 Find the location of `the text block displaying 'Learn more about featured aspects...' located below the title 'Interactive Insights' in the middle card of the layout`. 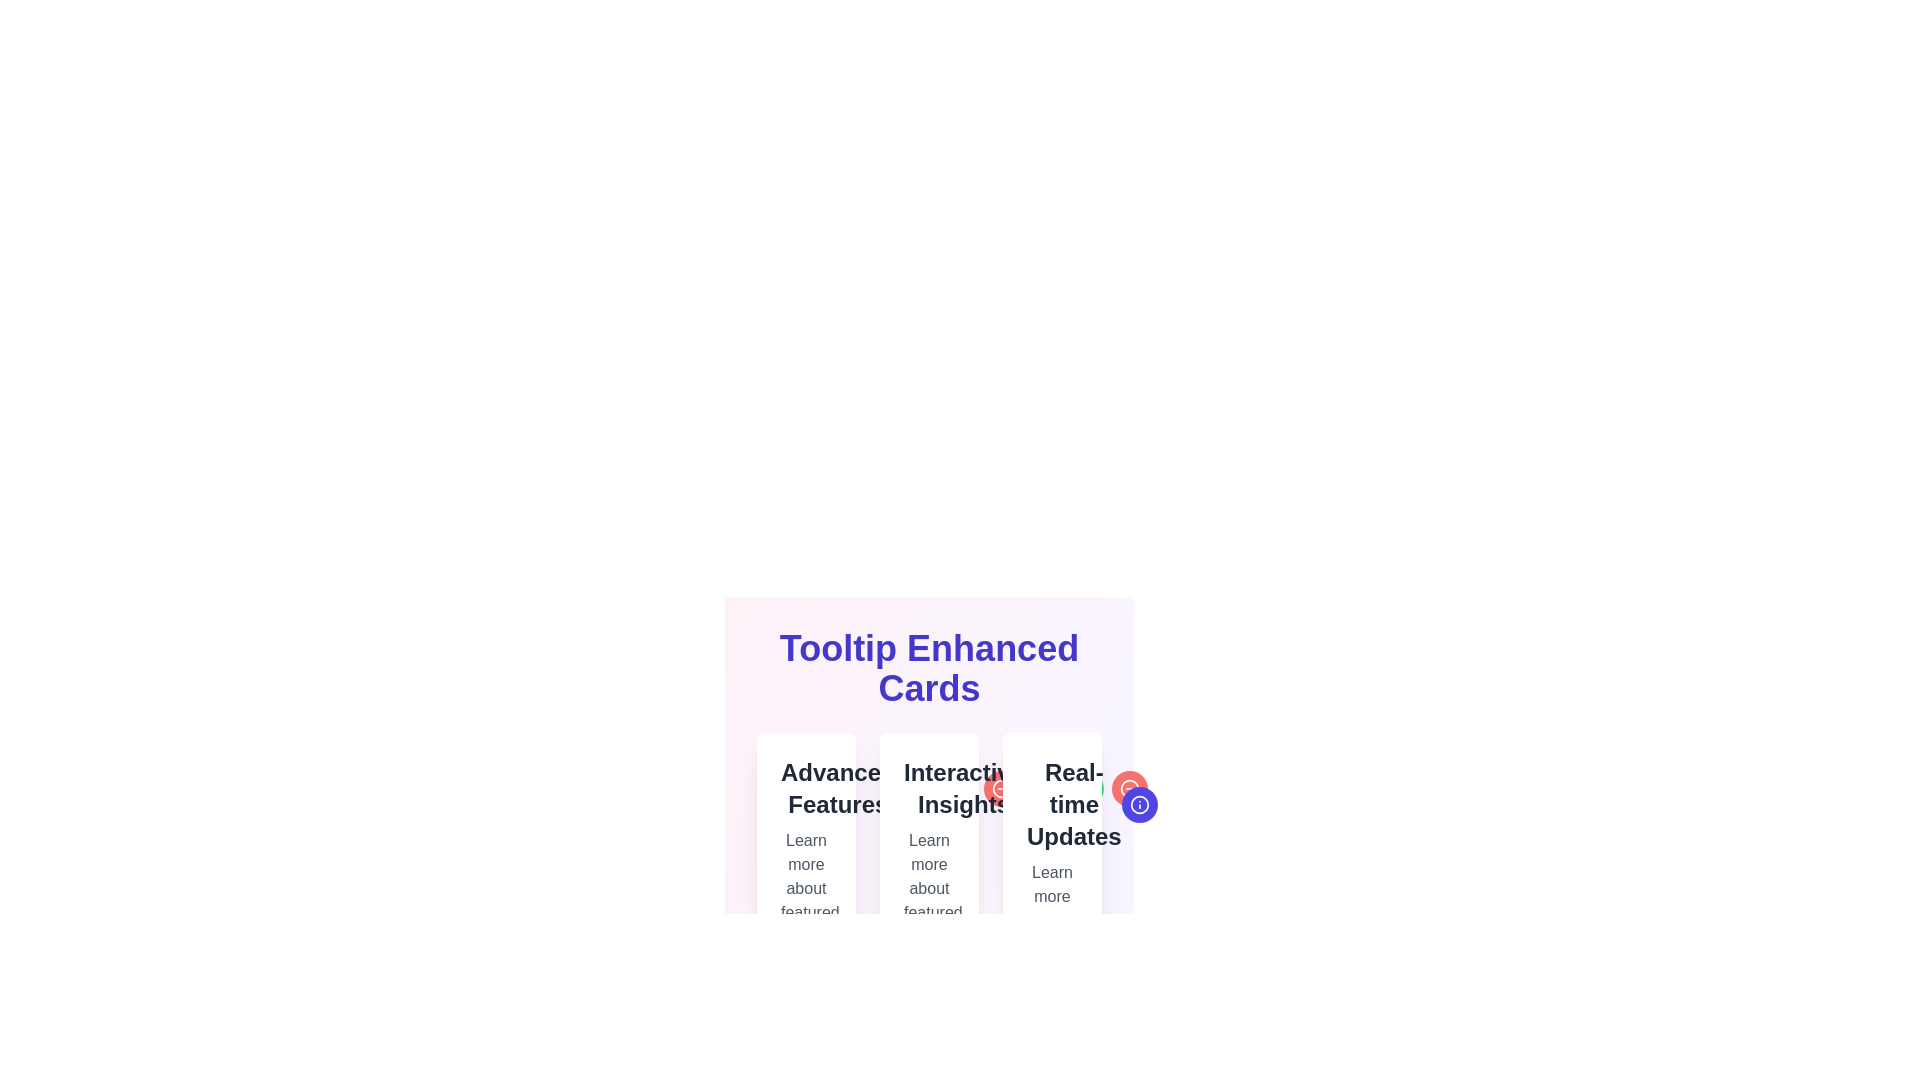

the text block displaying 'Learn more about featured aspects...' located below the title 'Interactive Insights' in the middle card of the layout is located at coordinates (928, 887).